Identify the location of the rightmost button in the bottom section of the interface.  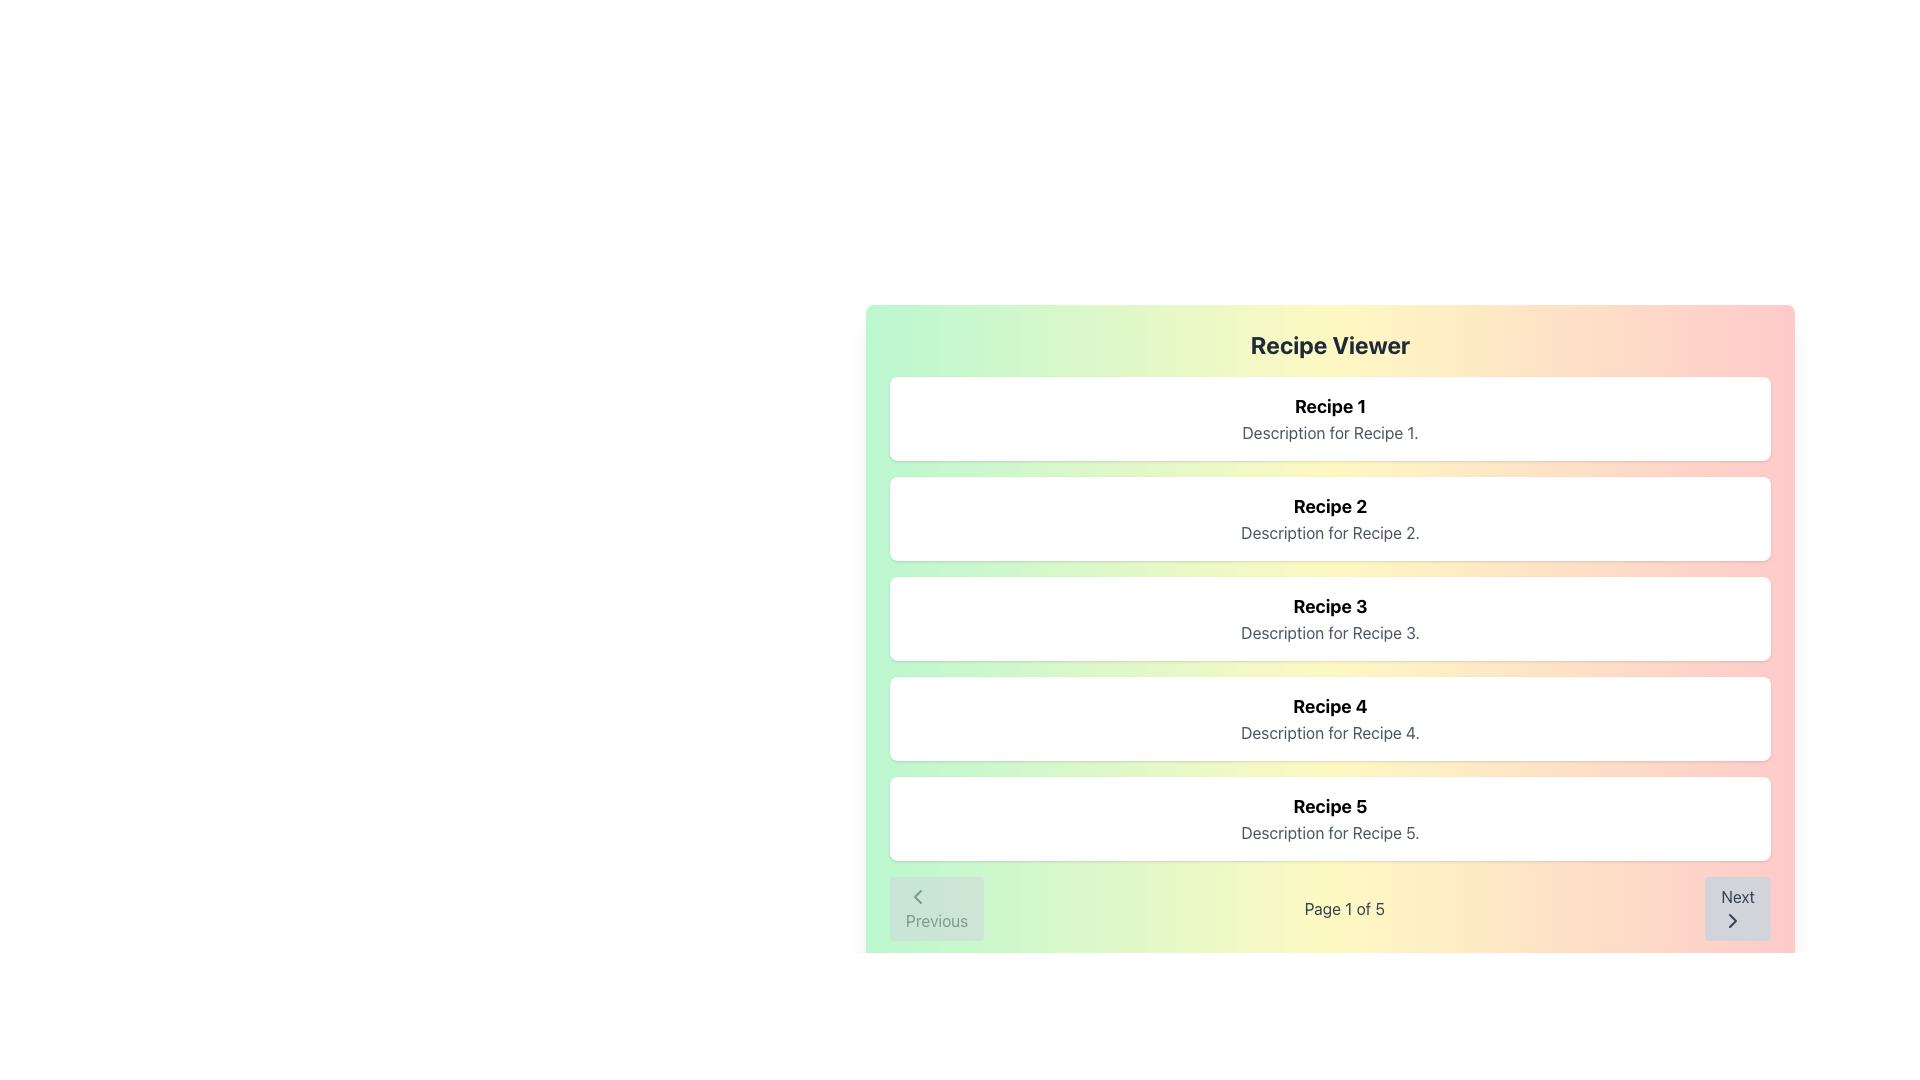
(1736, 909).